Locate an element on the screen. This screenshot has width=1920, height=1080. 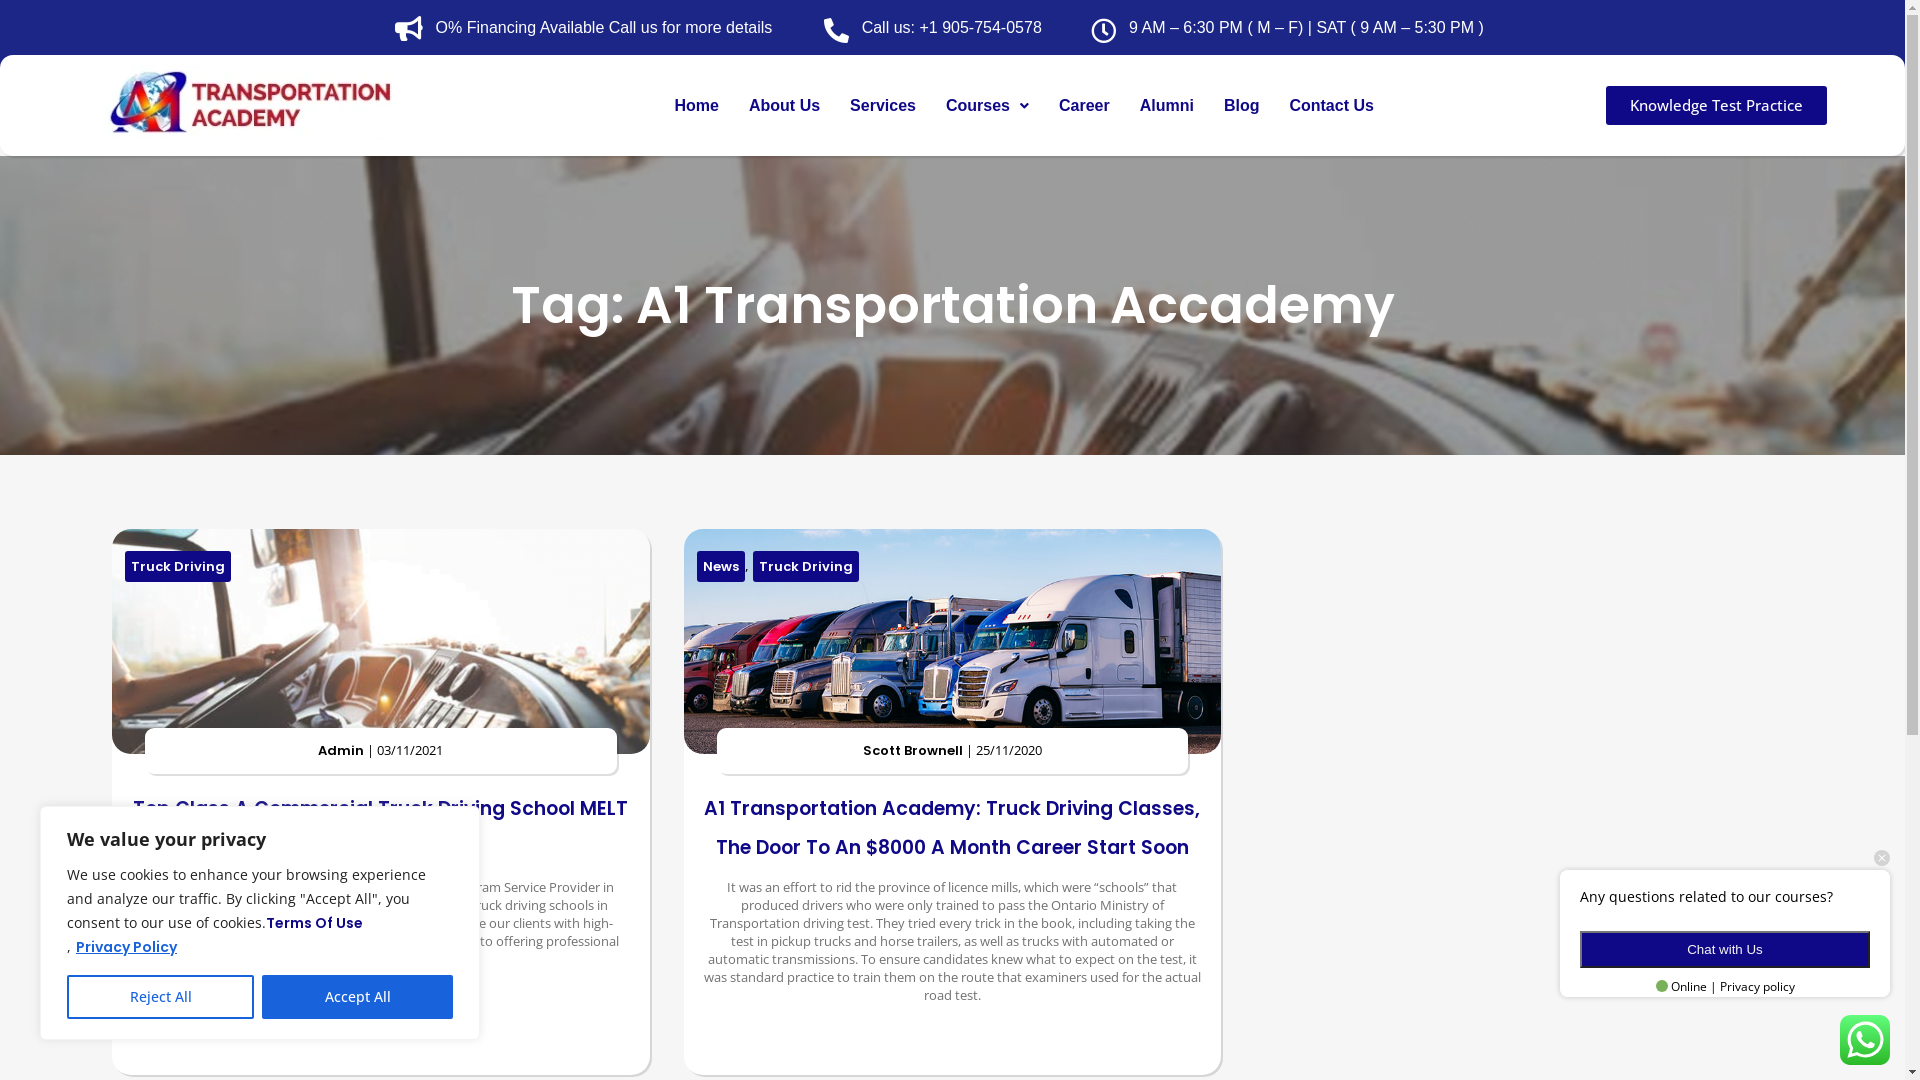
'Reject All' is located at coordinates (160, 996).